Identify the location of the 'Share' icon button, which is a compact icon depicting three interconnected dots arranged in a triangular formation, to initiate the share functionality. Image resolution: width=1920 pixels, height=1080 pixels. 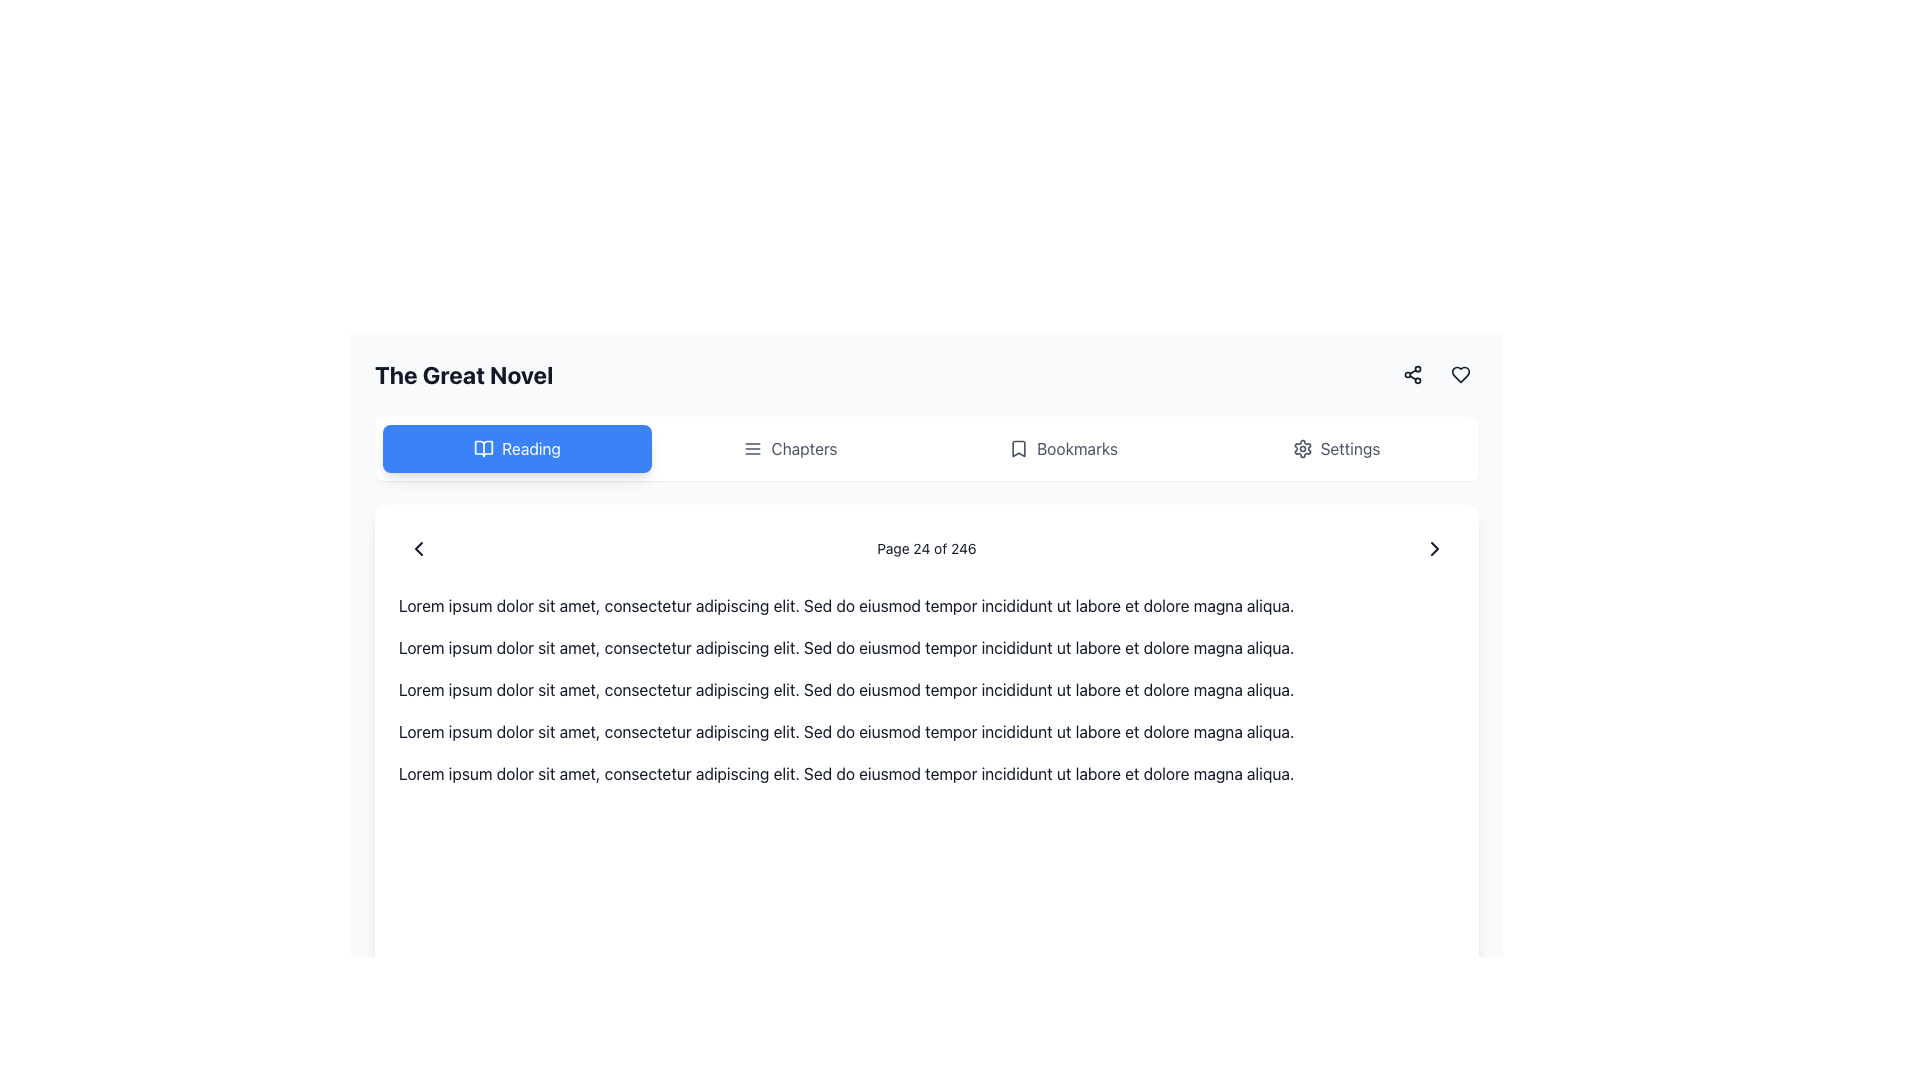
(1411, 374).